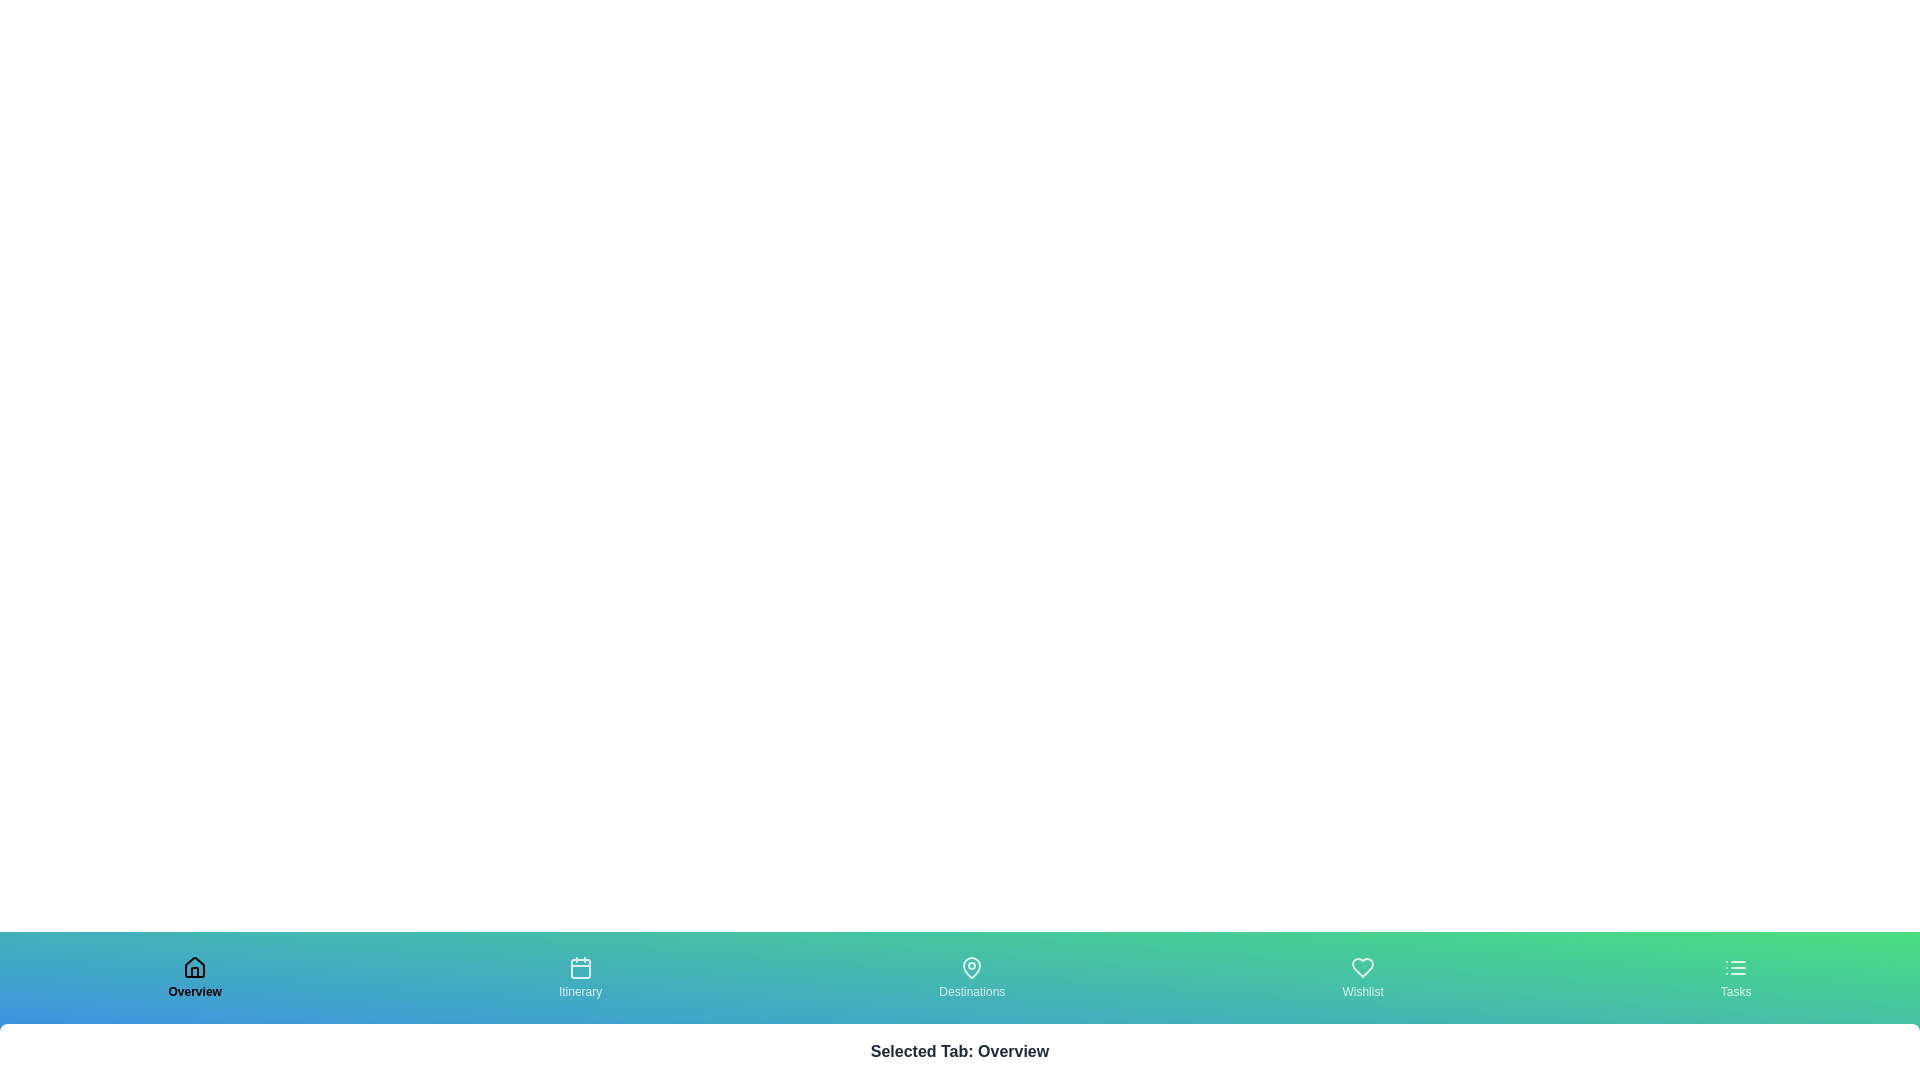 This screenshot has height=1080, width=1920. I want to click on the tab labeled Destinations to observe its visual feedback, so click(971, 977).